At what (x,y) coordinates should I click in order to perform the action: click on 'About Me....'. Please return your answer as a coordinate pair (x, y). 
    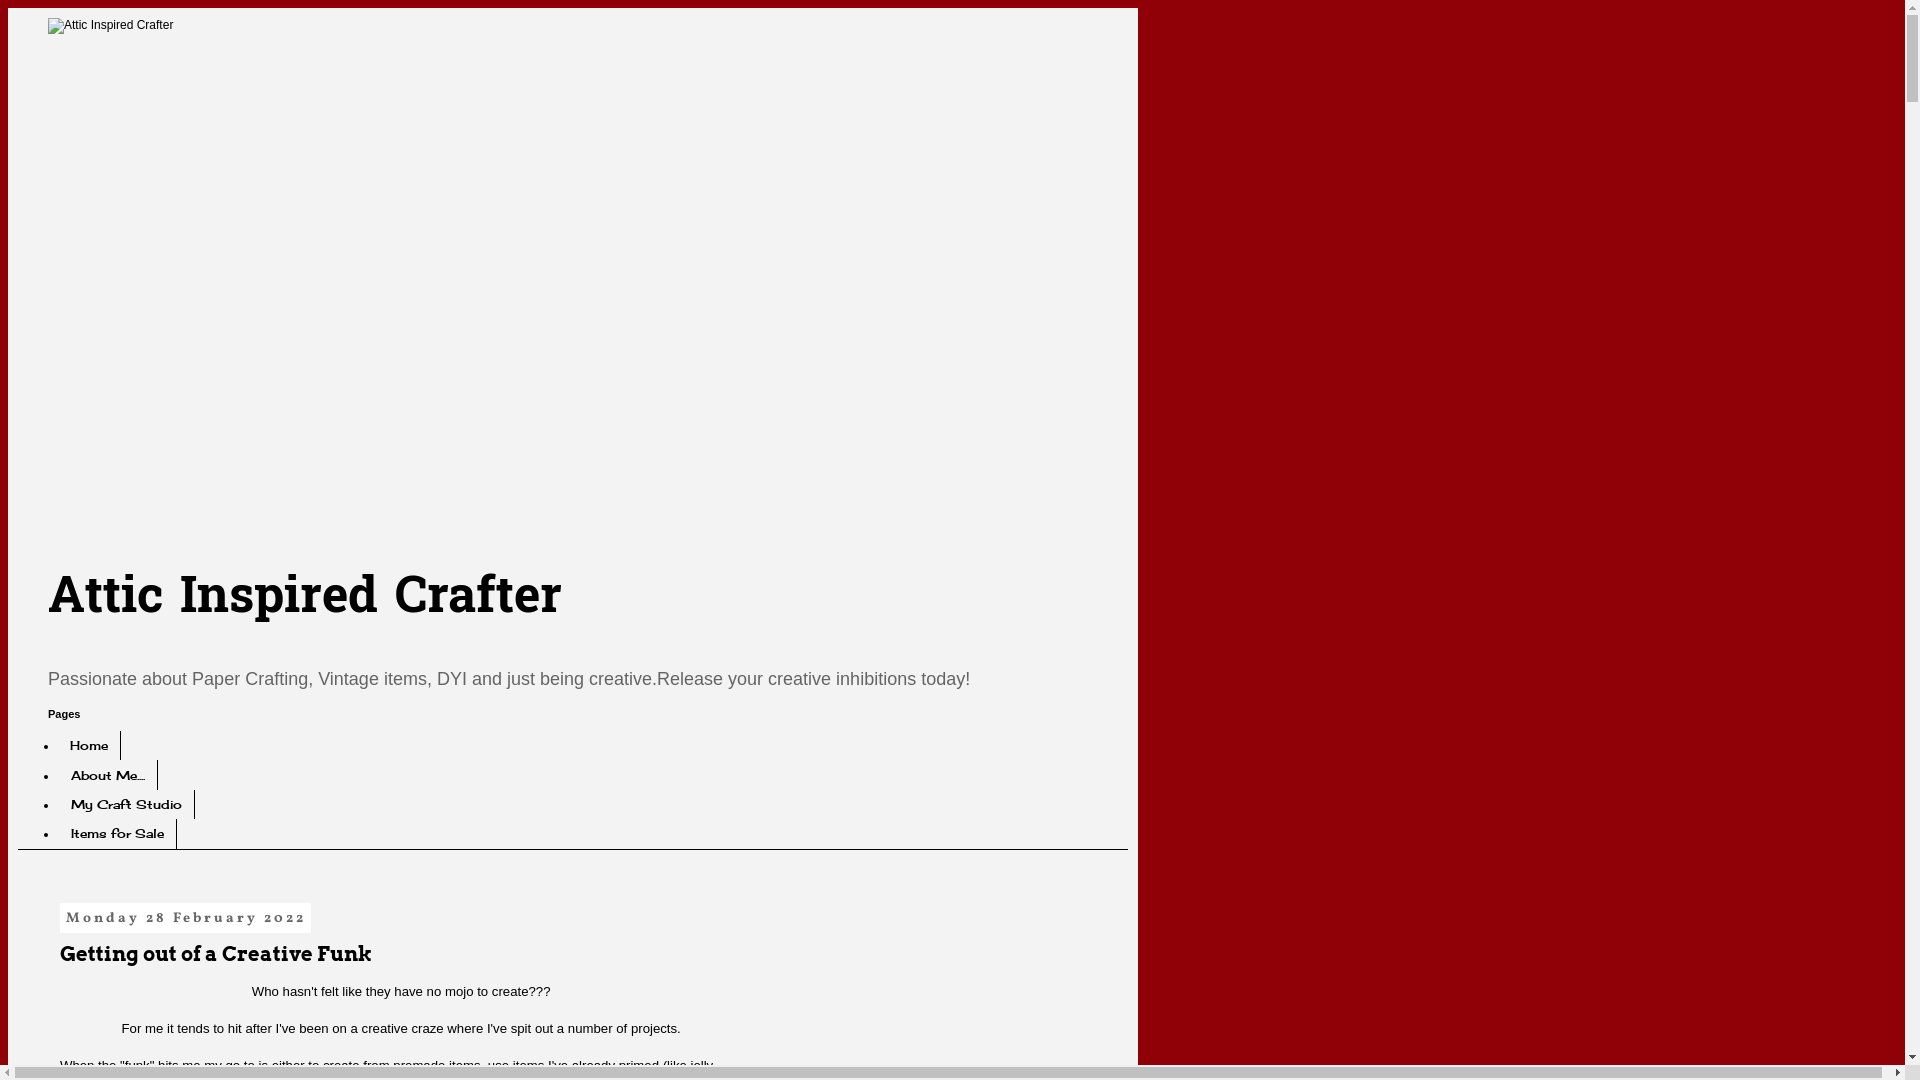
    Looking at the image, I should click on (107, 773).